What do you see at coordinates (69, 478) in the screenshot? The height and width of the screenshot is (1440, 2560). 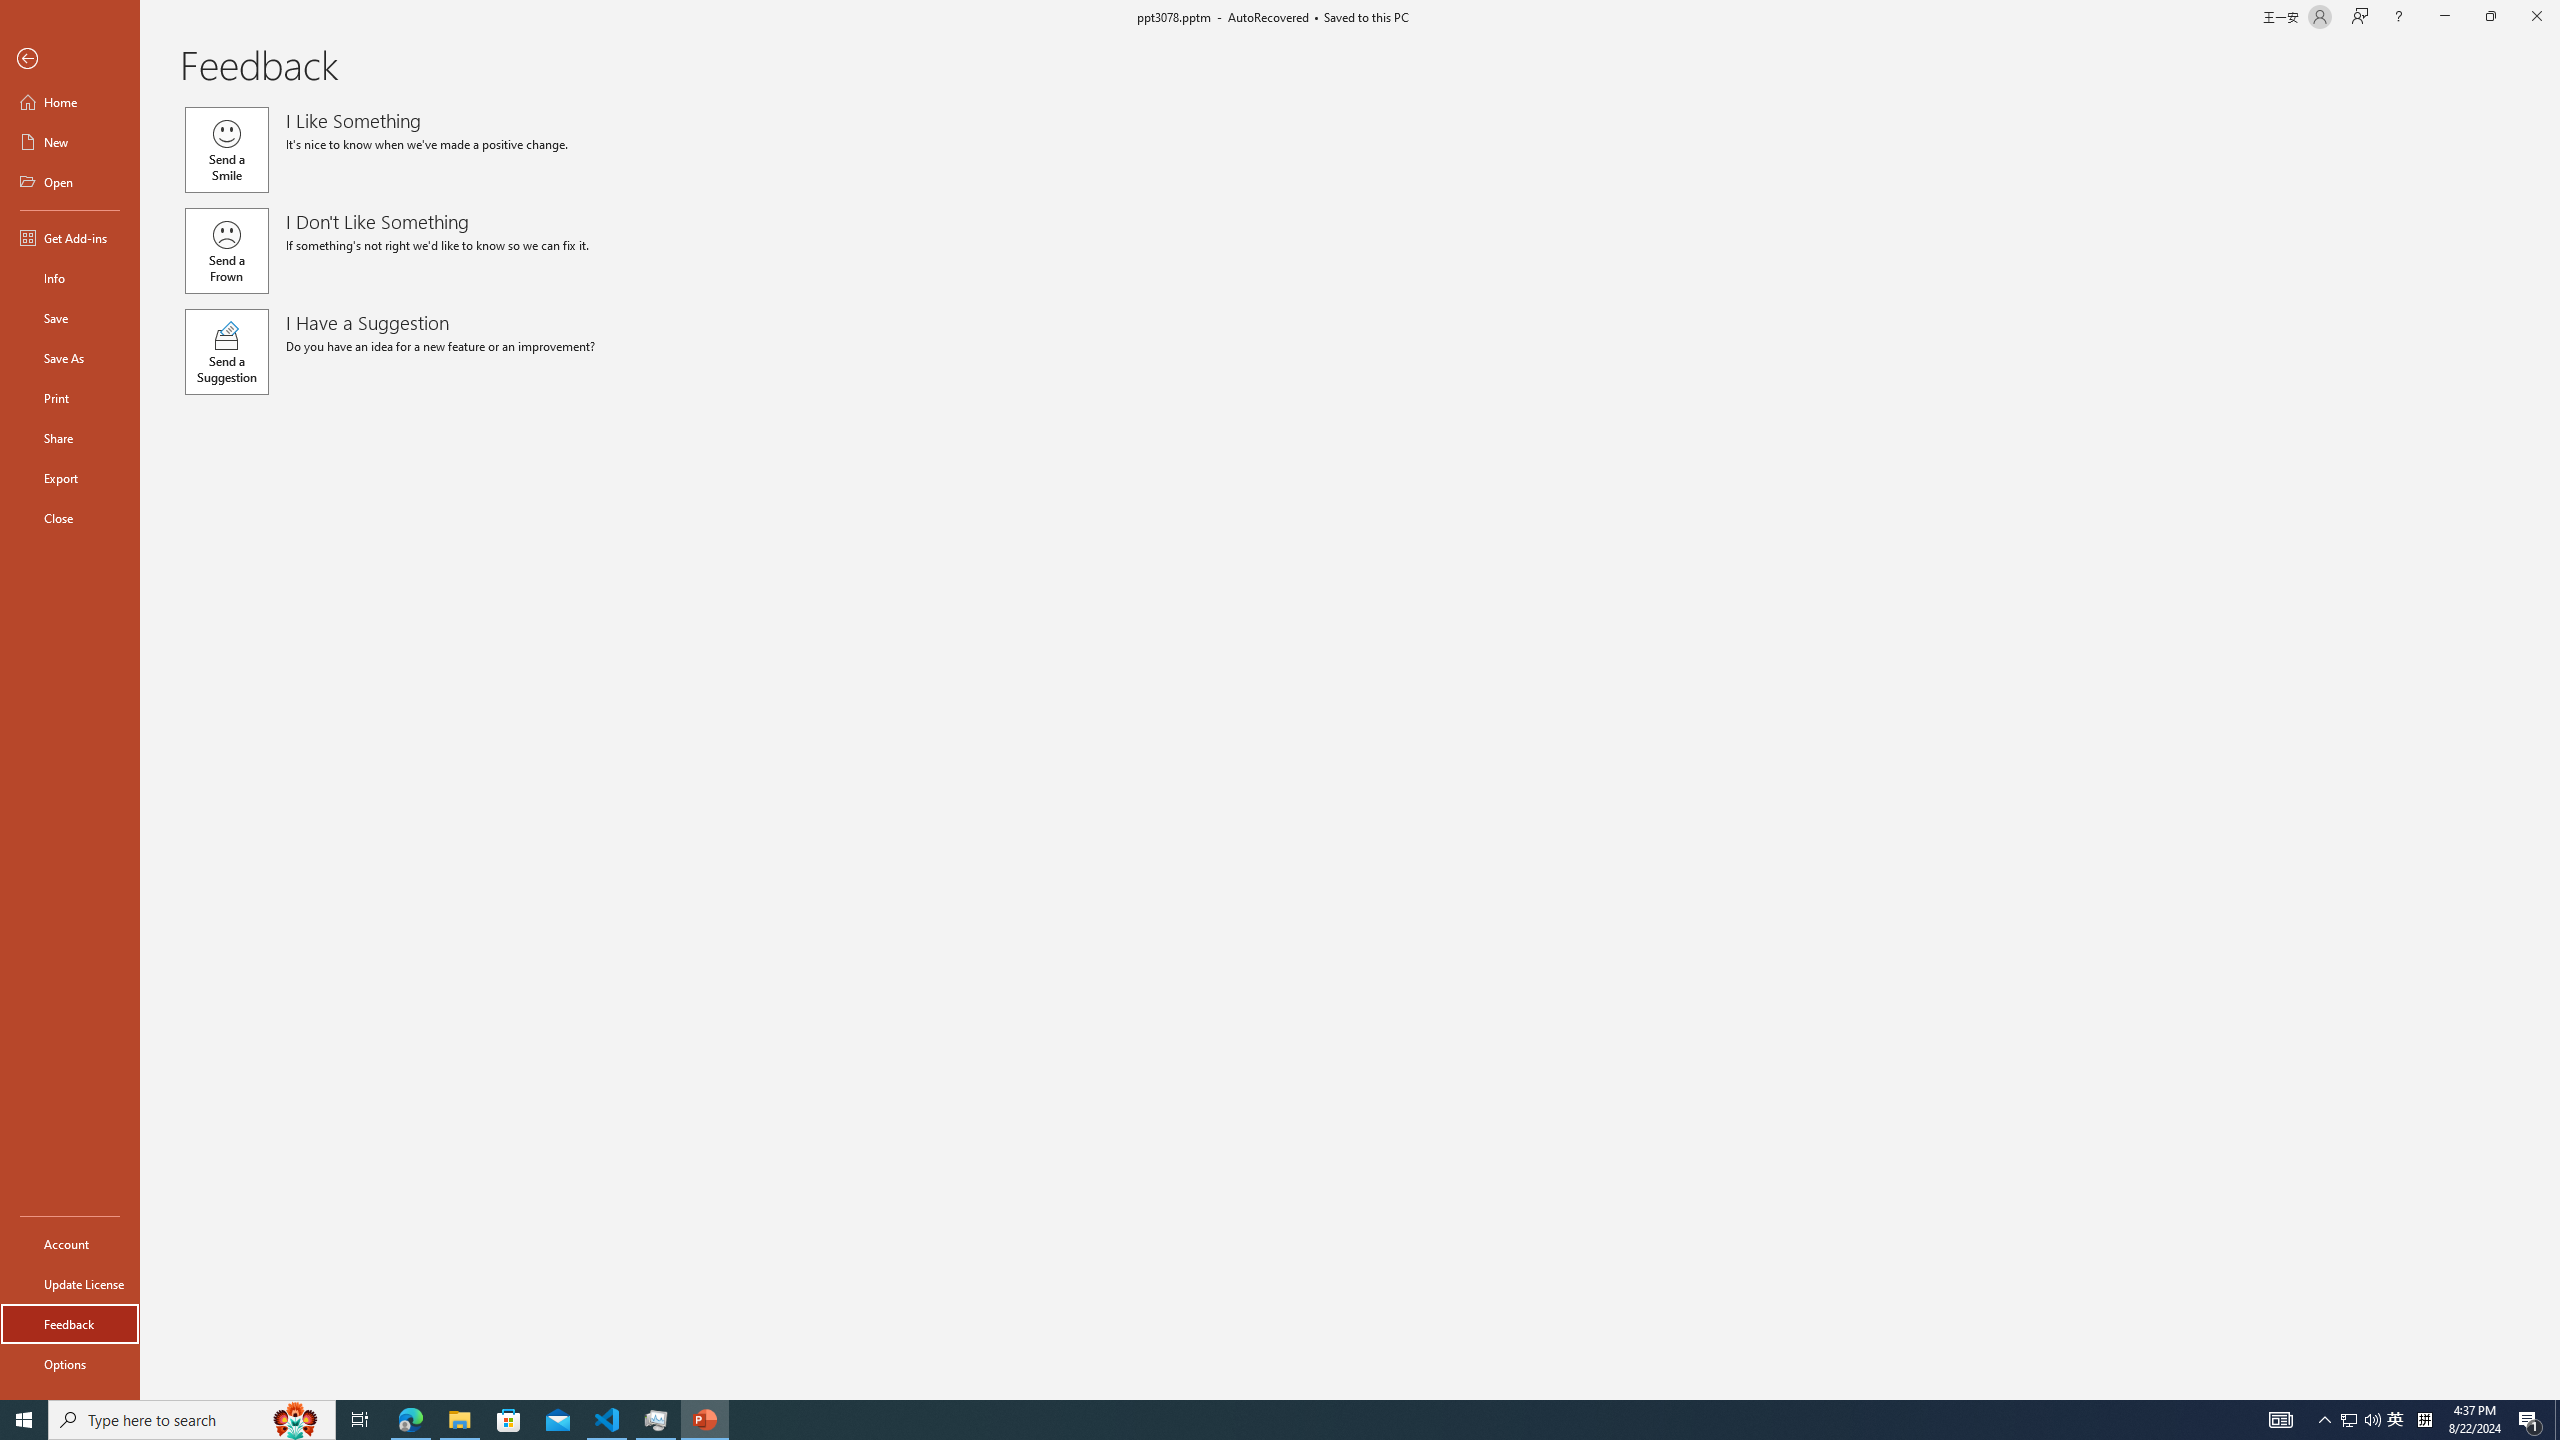 I see `'Export'` at bounding box center [69, 478].